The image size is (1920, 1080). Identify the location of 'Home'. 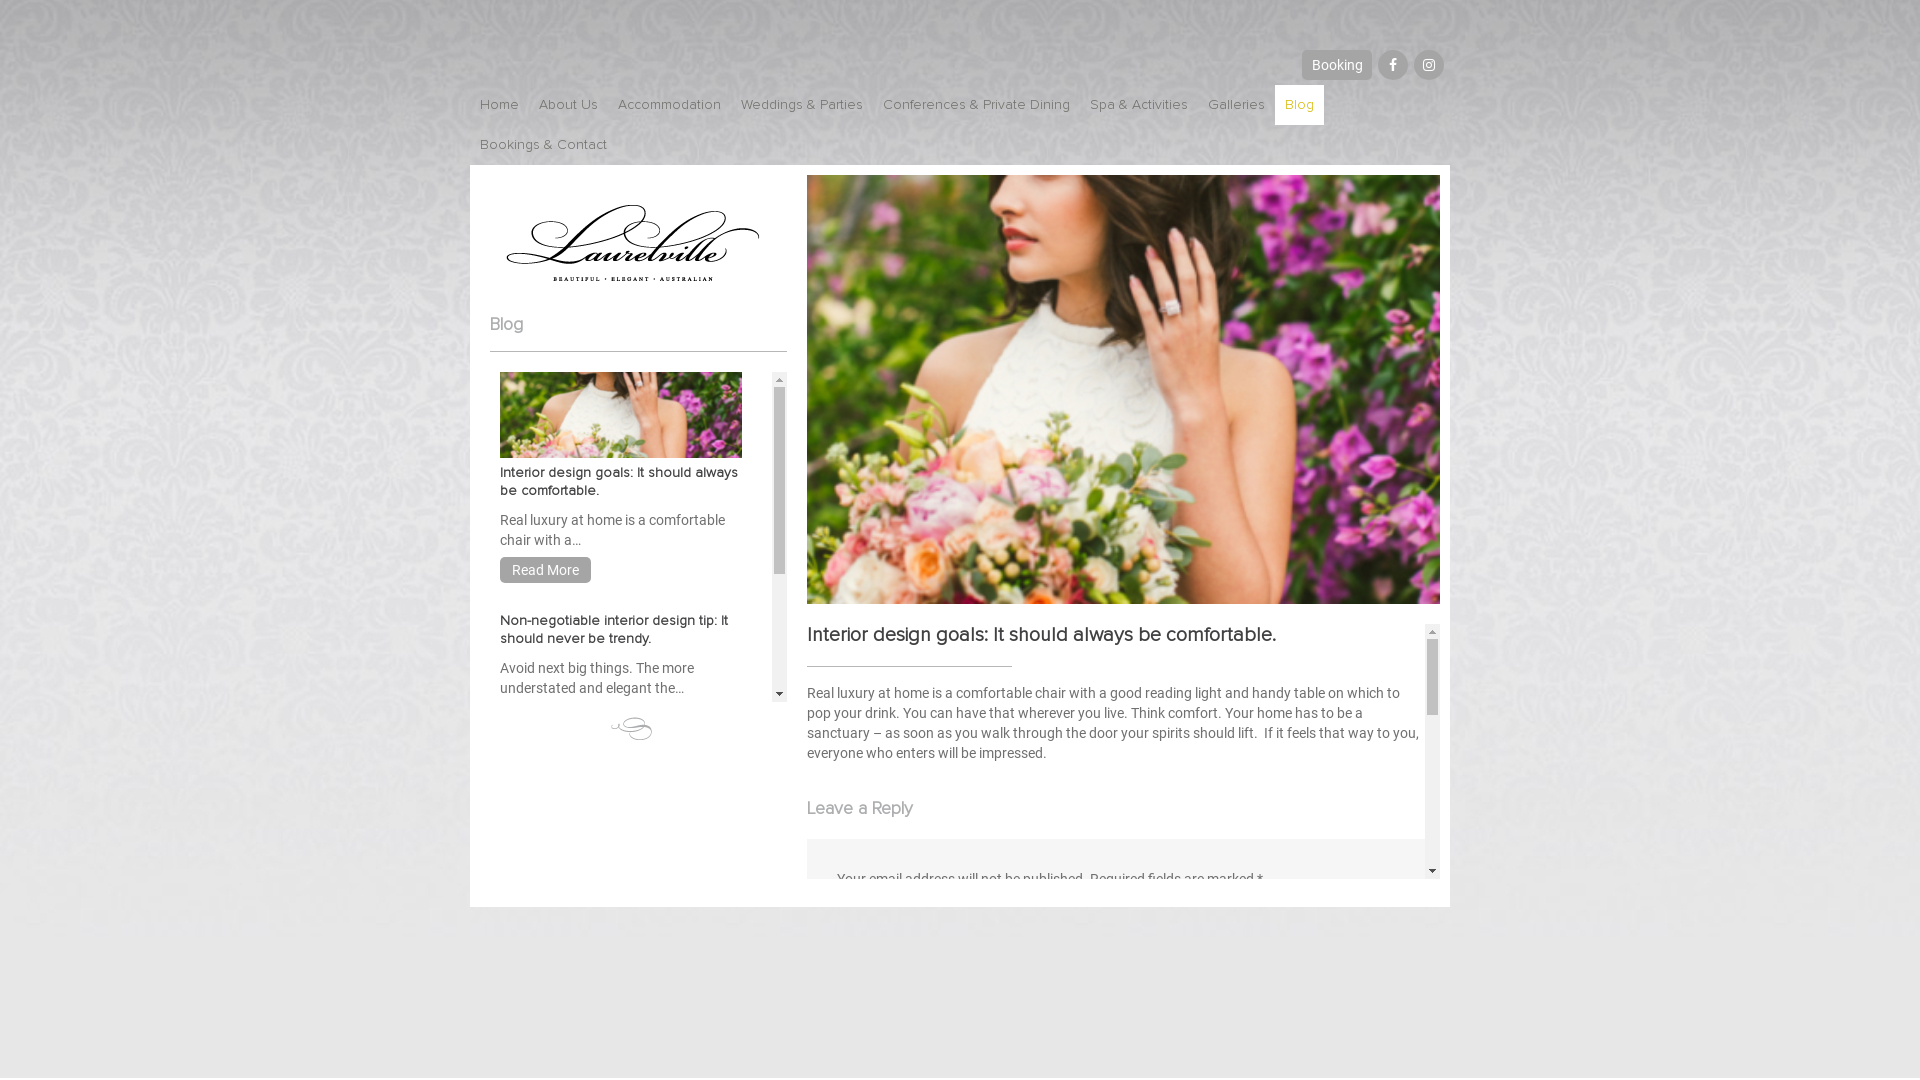
(499, 104).